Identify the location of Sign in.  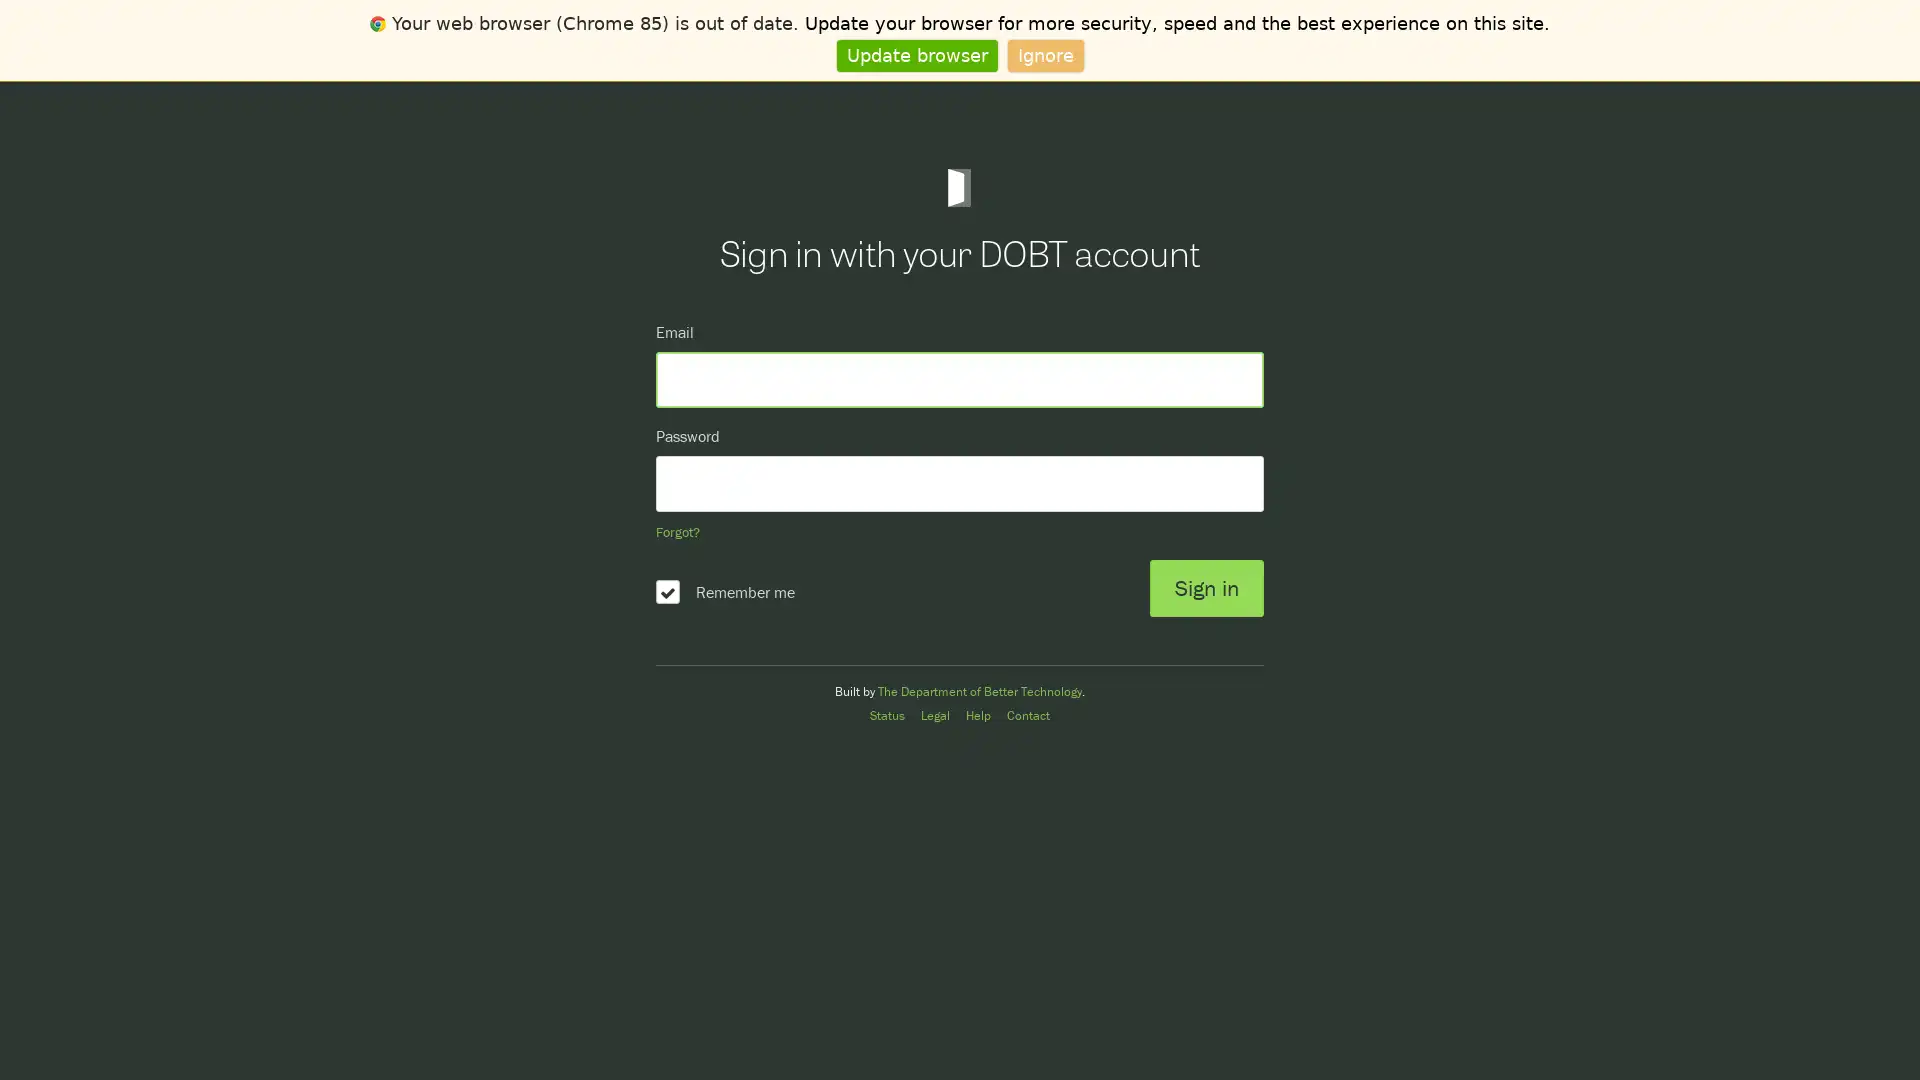
(1204, 587).